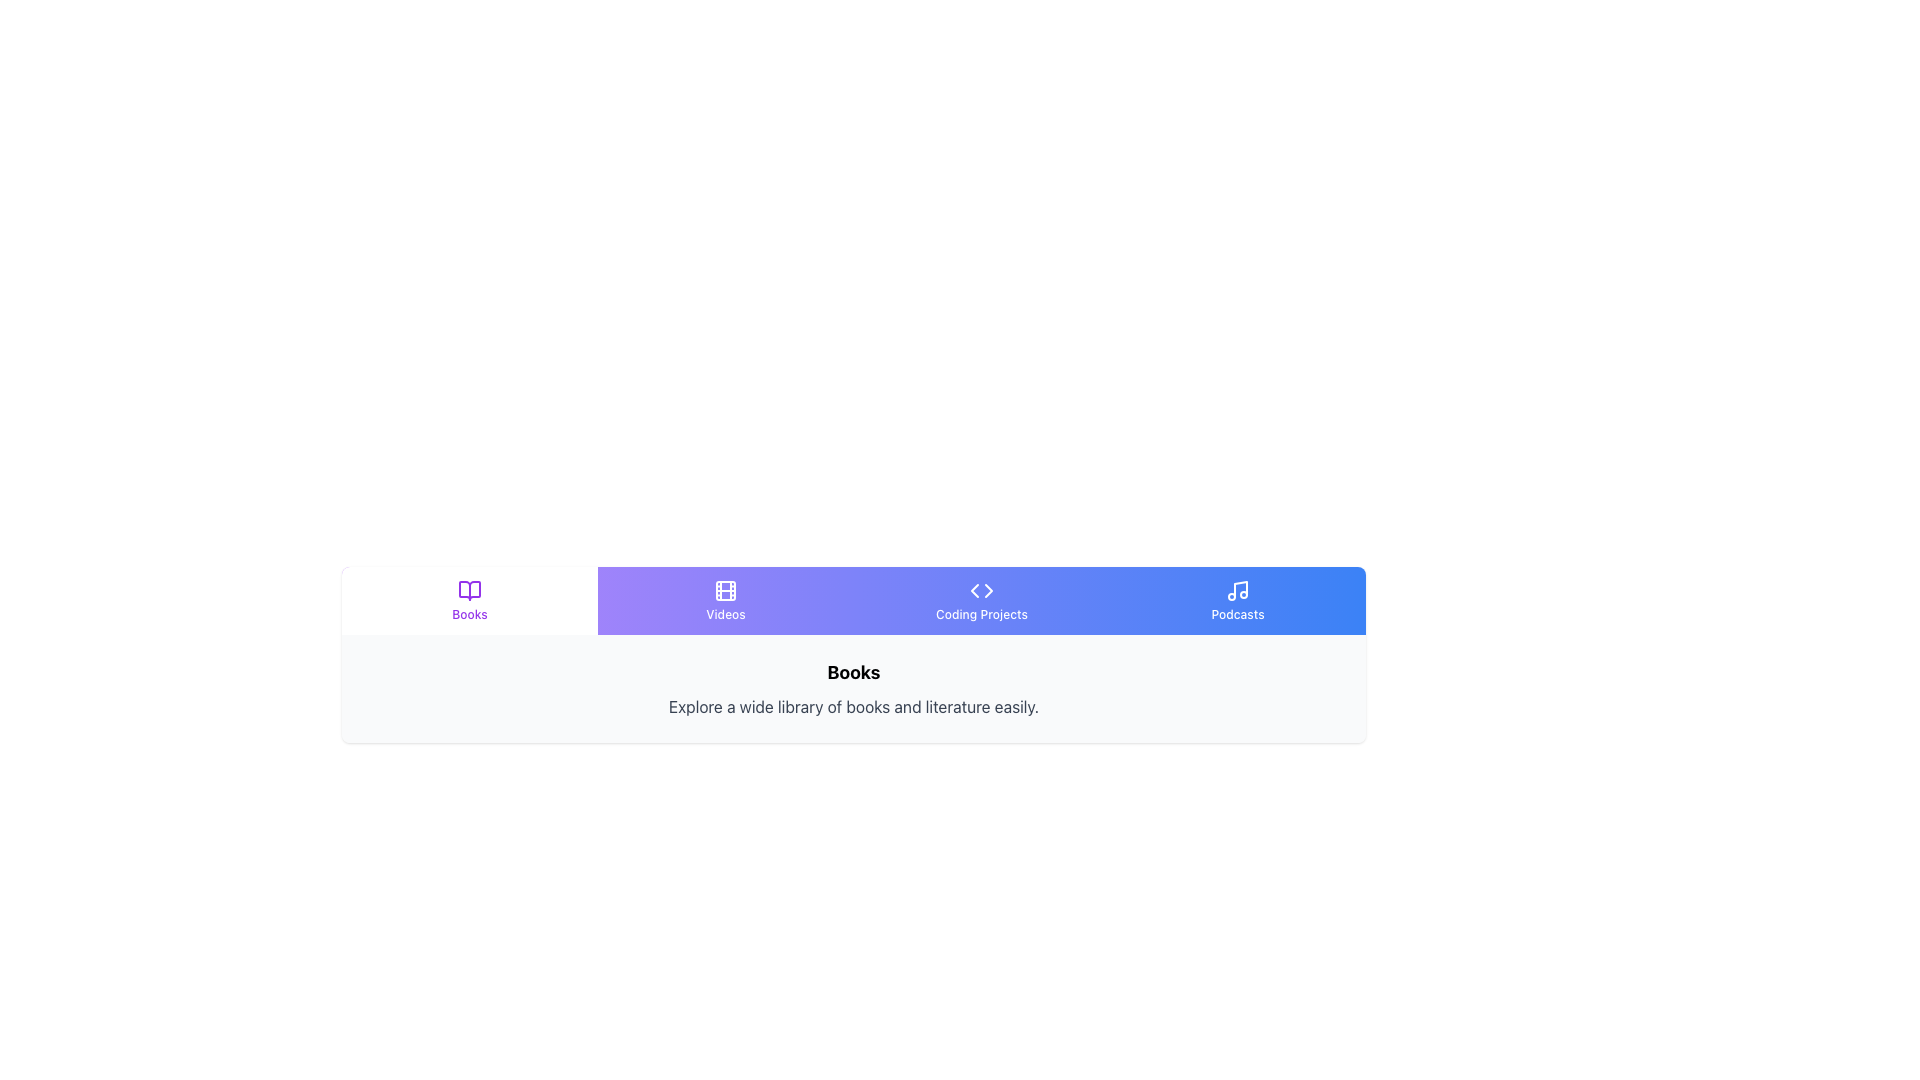 This screenshot has width=1920, height=1080. Describe the element at coordinates (854, 672) in the screenshot. I see `the bold text element labeled 'Books', which is styled with a large font size and black color, located at the top-center of the interface above the descriptive text` at that location.